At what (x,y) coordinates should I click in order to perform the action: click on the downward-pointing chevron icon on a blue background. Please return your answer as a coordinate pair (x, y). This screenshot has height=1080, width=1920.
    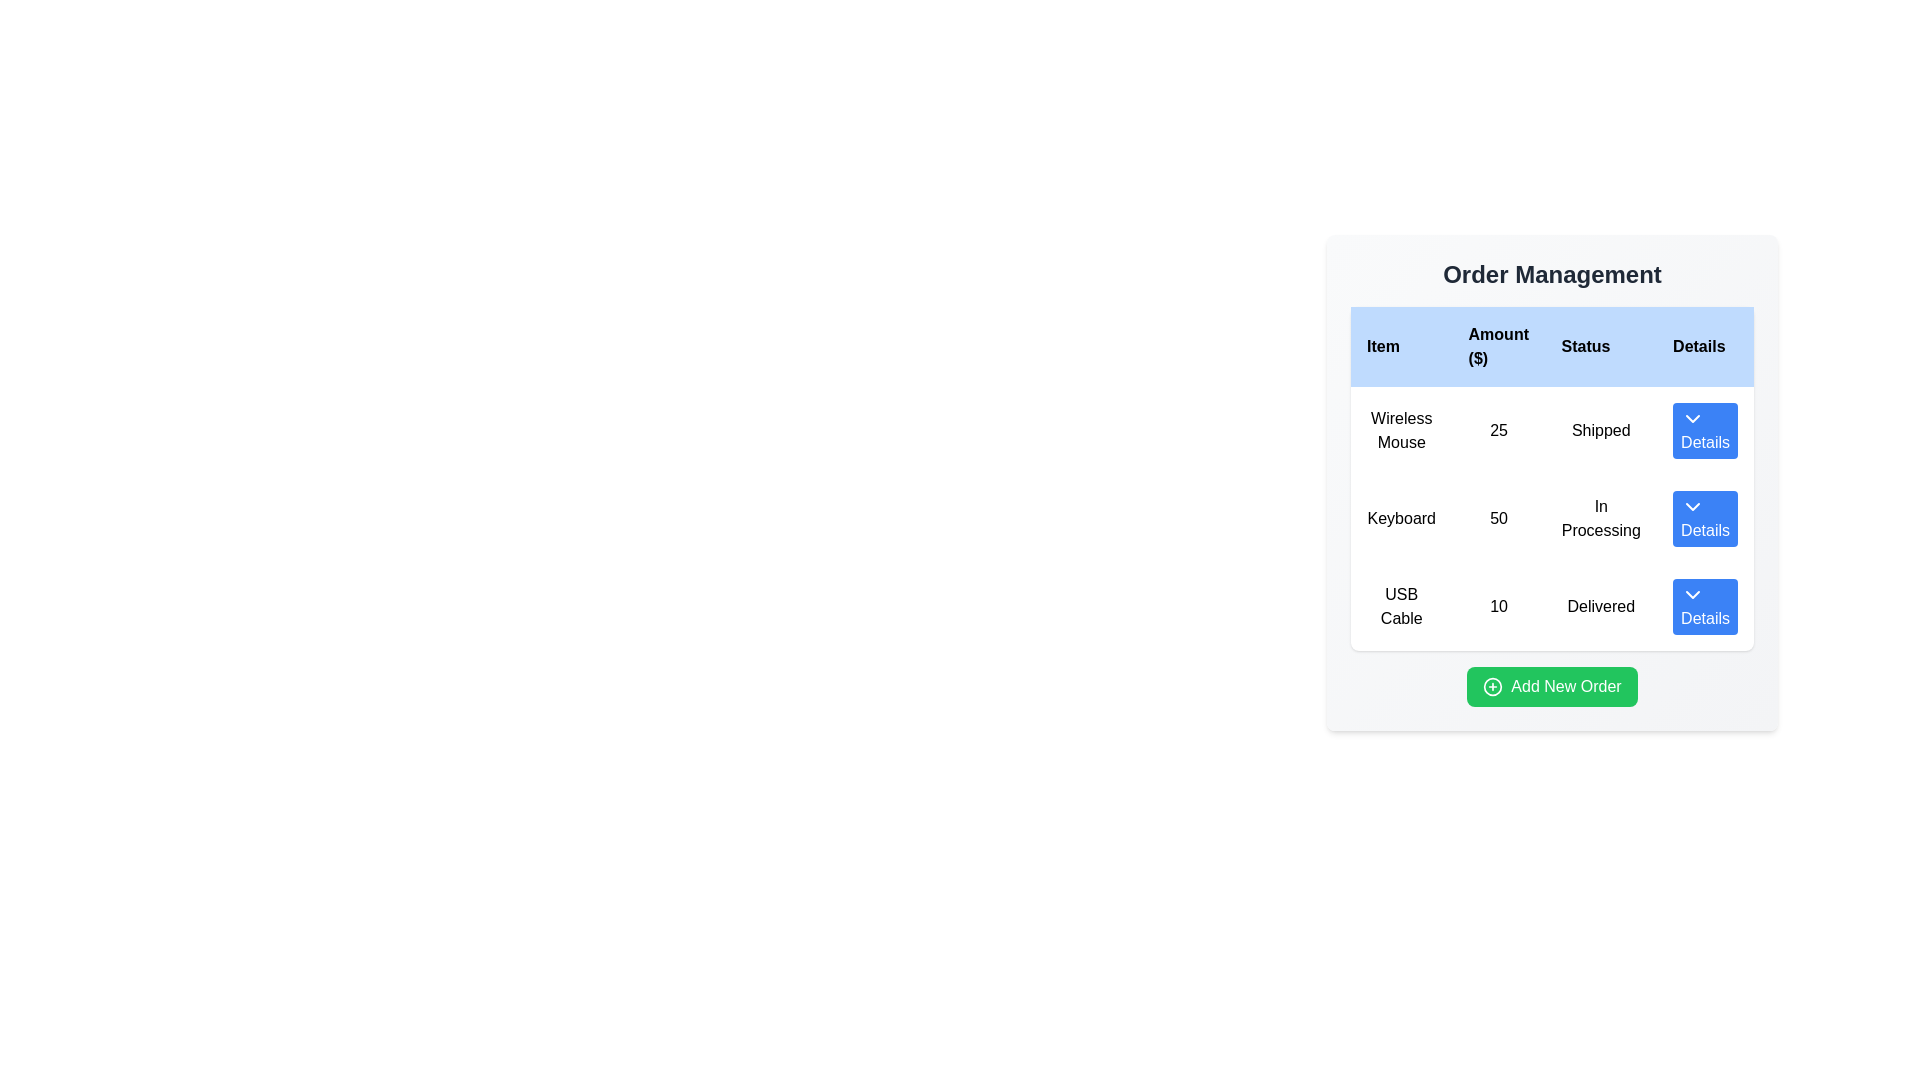
    Looking at the image, I should click on (1692, 505).